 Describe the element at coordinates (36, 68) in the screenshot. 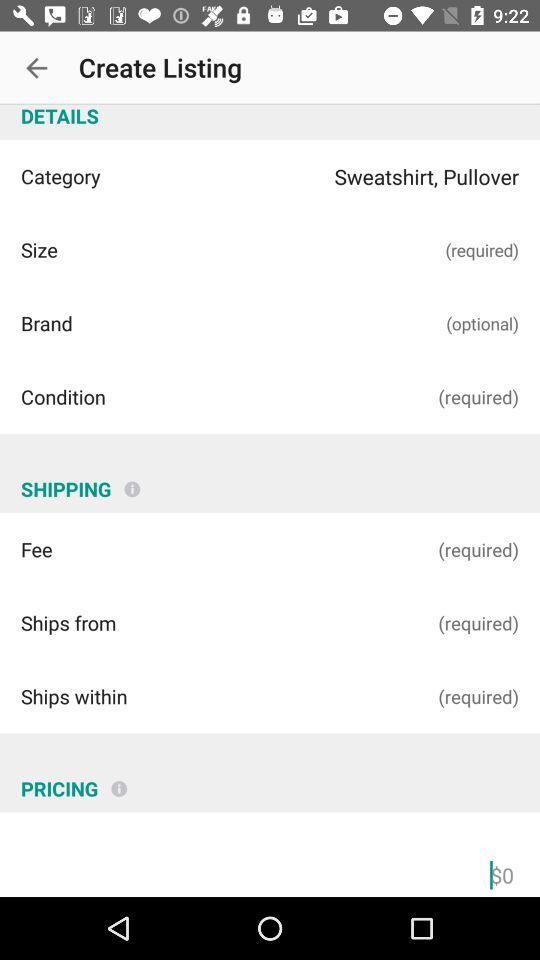

I see `icon above the details` at that location.